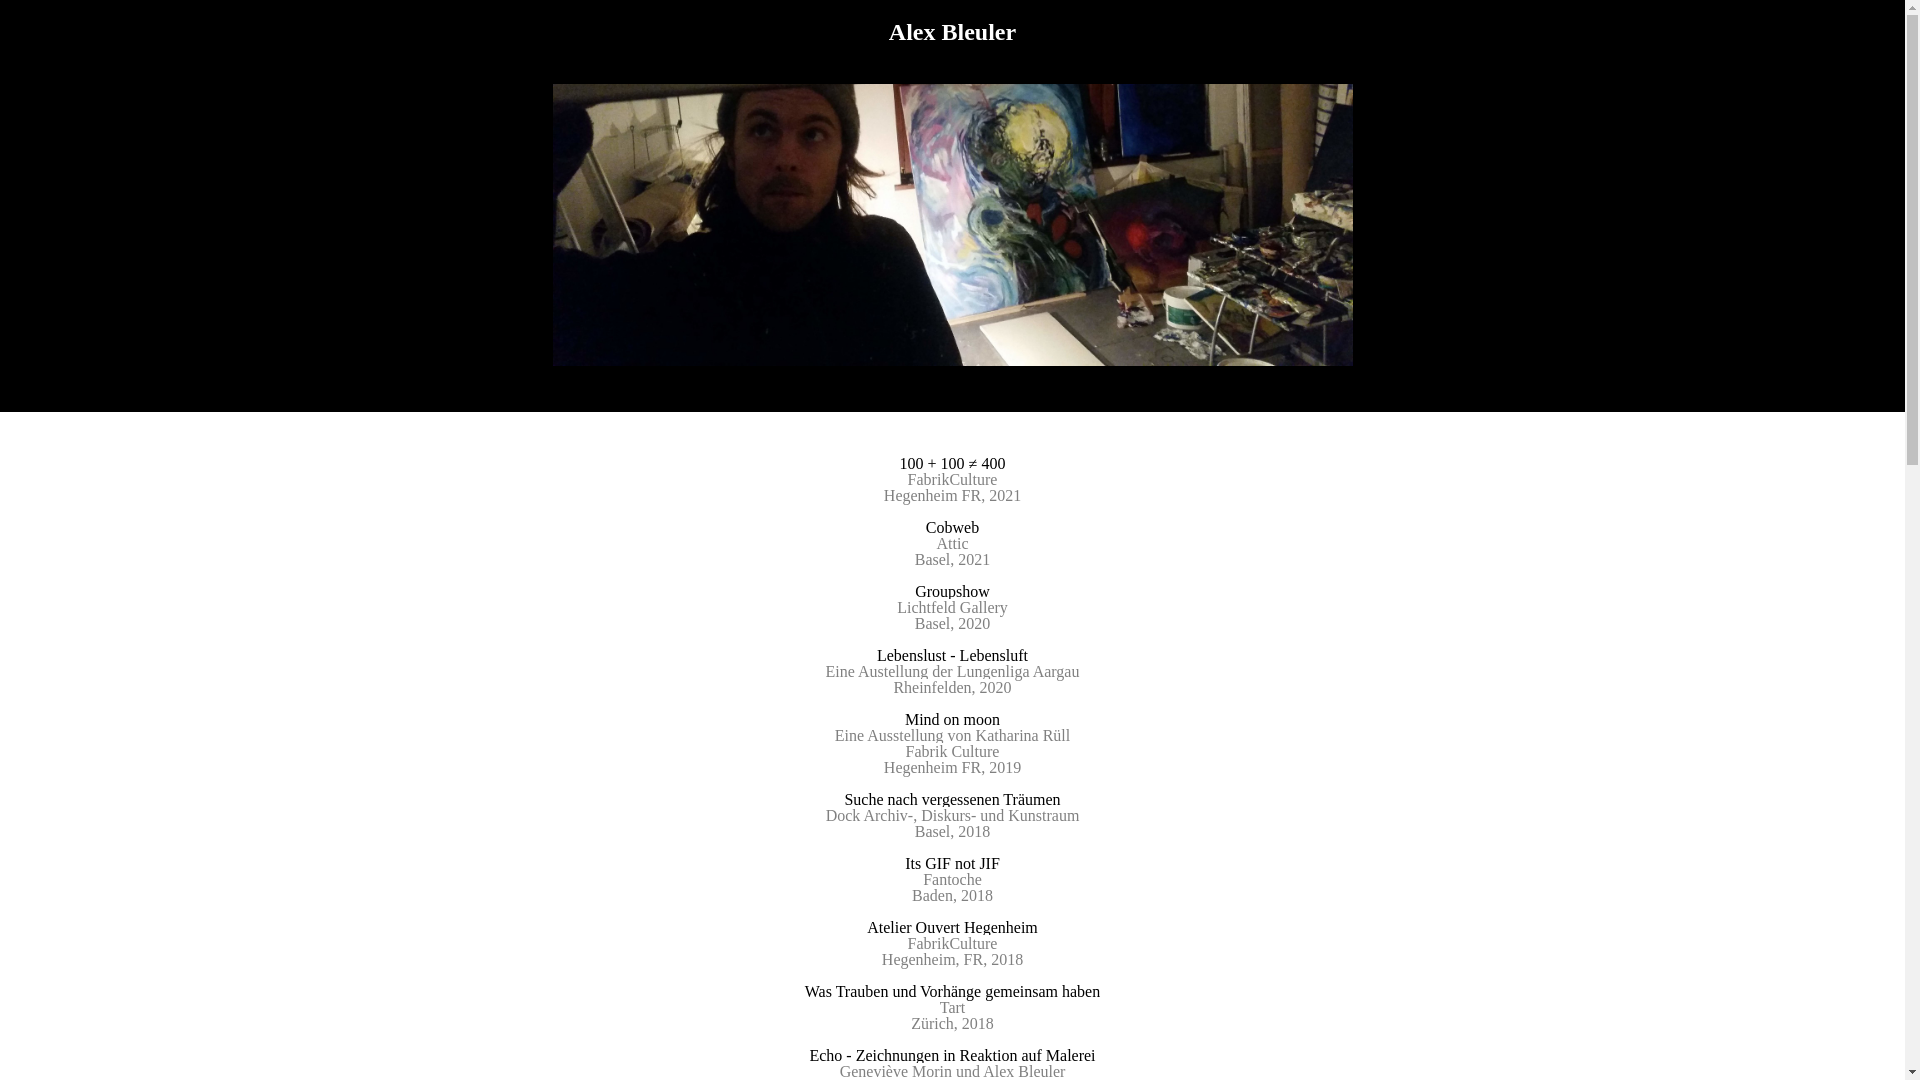 The image size is (1920, 1080). I want to click on 'Groupshow', so click(951, 590).